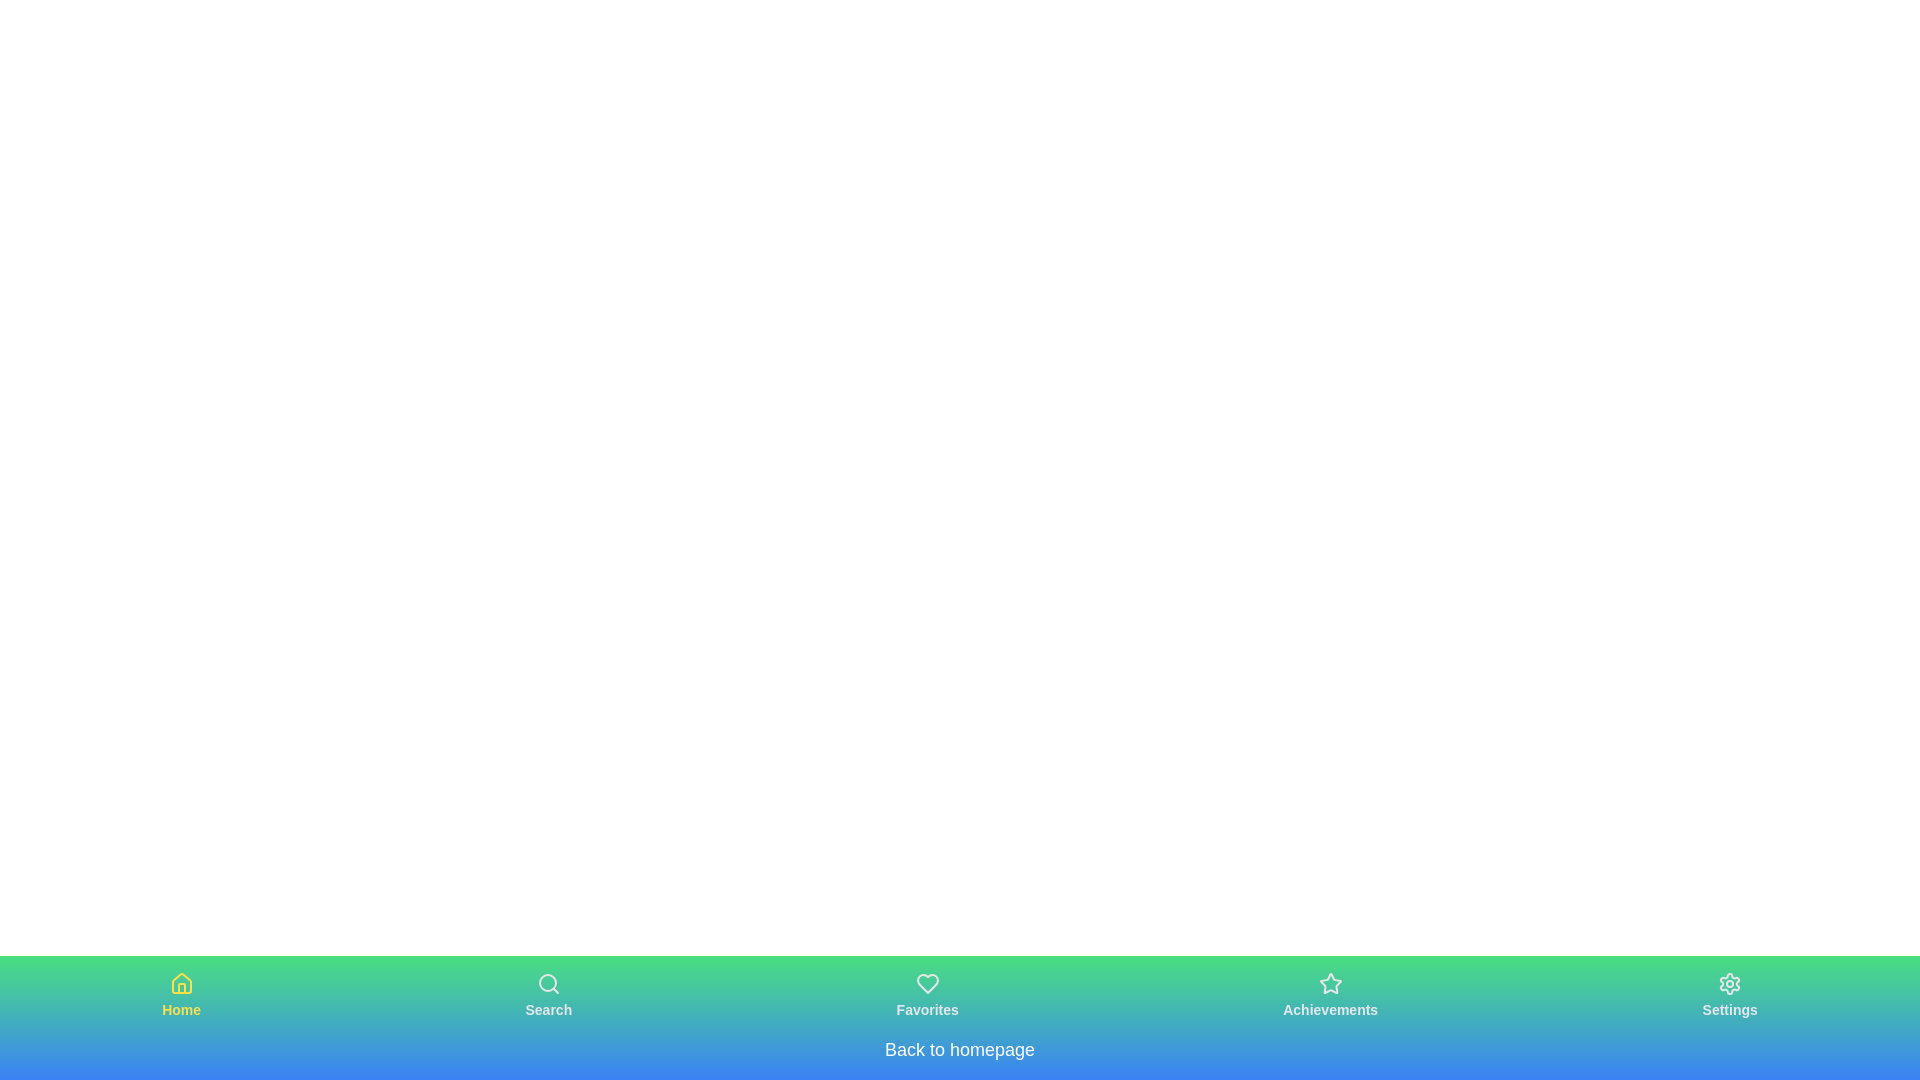 This screenshot has height=1080, width=1920. I want to click on the tab labeled Settings, so click(1728, 995).